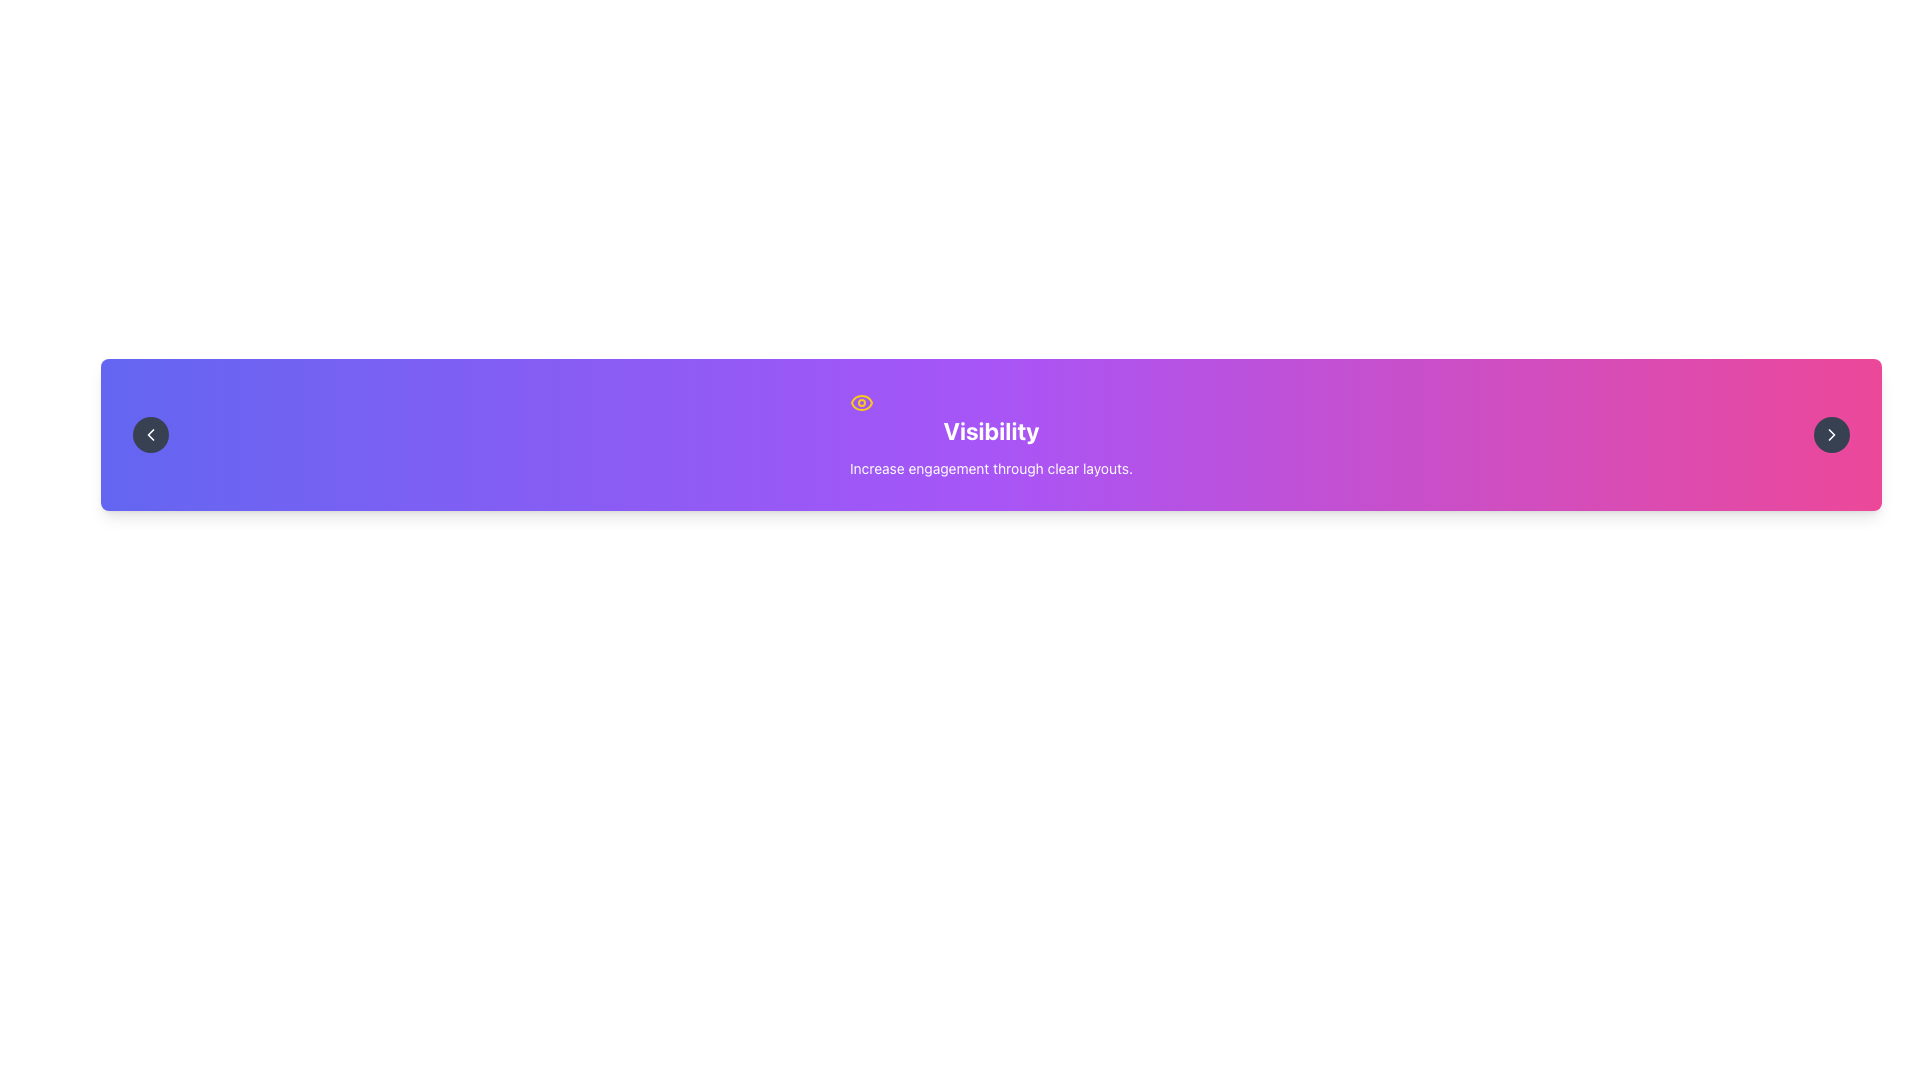 This screenshot has width=1920, height=1080. What do you see at coordinates (861, 402) in the screenshot?
I see `the visibility icon located above the title text 'Visibility', which represents the concept of visibility in the application` at bounding box center [861, 402].